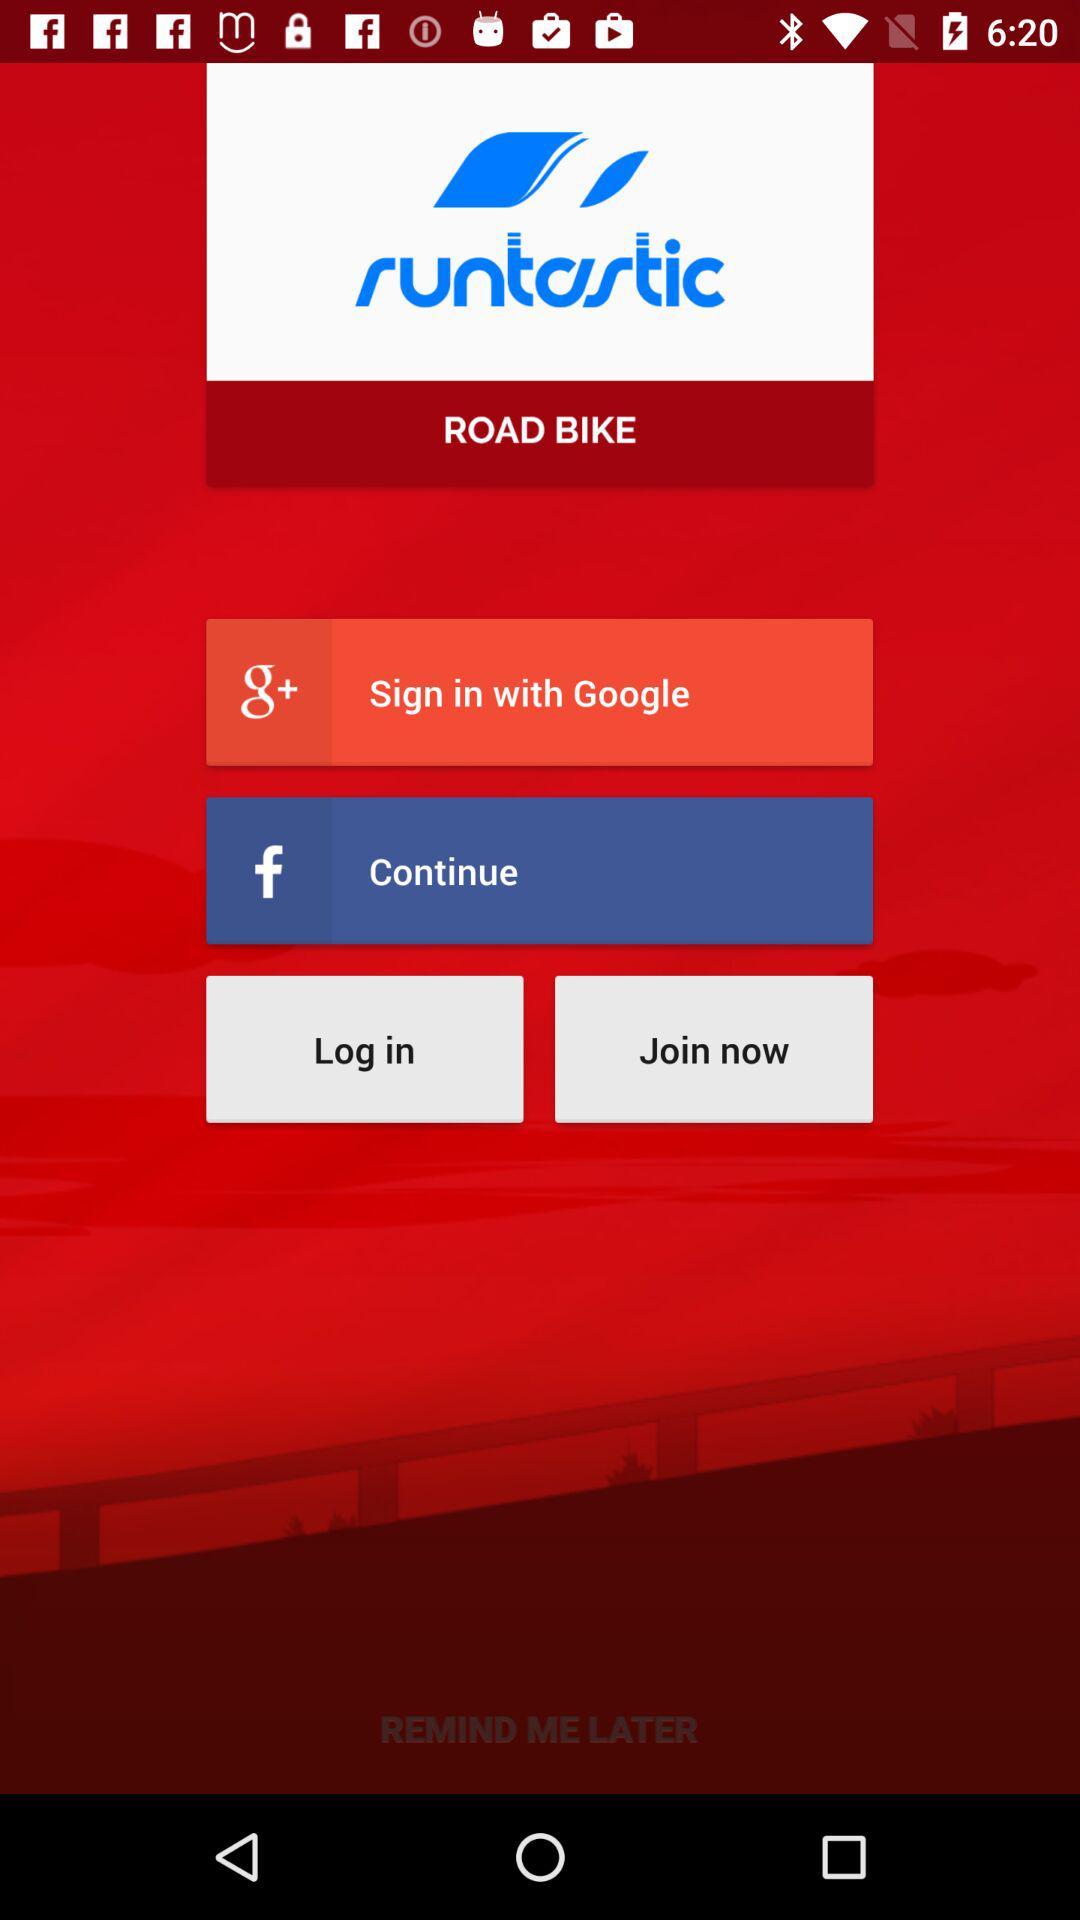 The width and height of the screenshot is (1080, 1920). I want to click on join now item, so click(712, 1048).